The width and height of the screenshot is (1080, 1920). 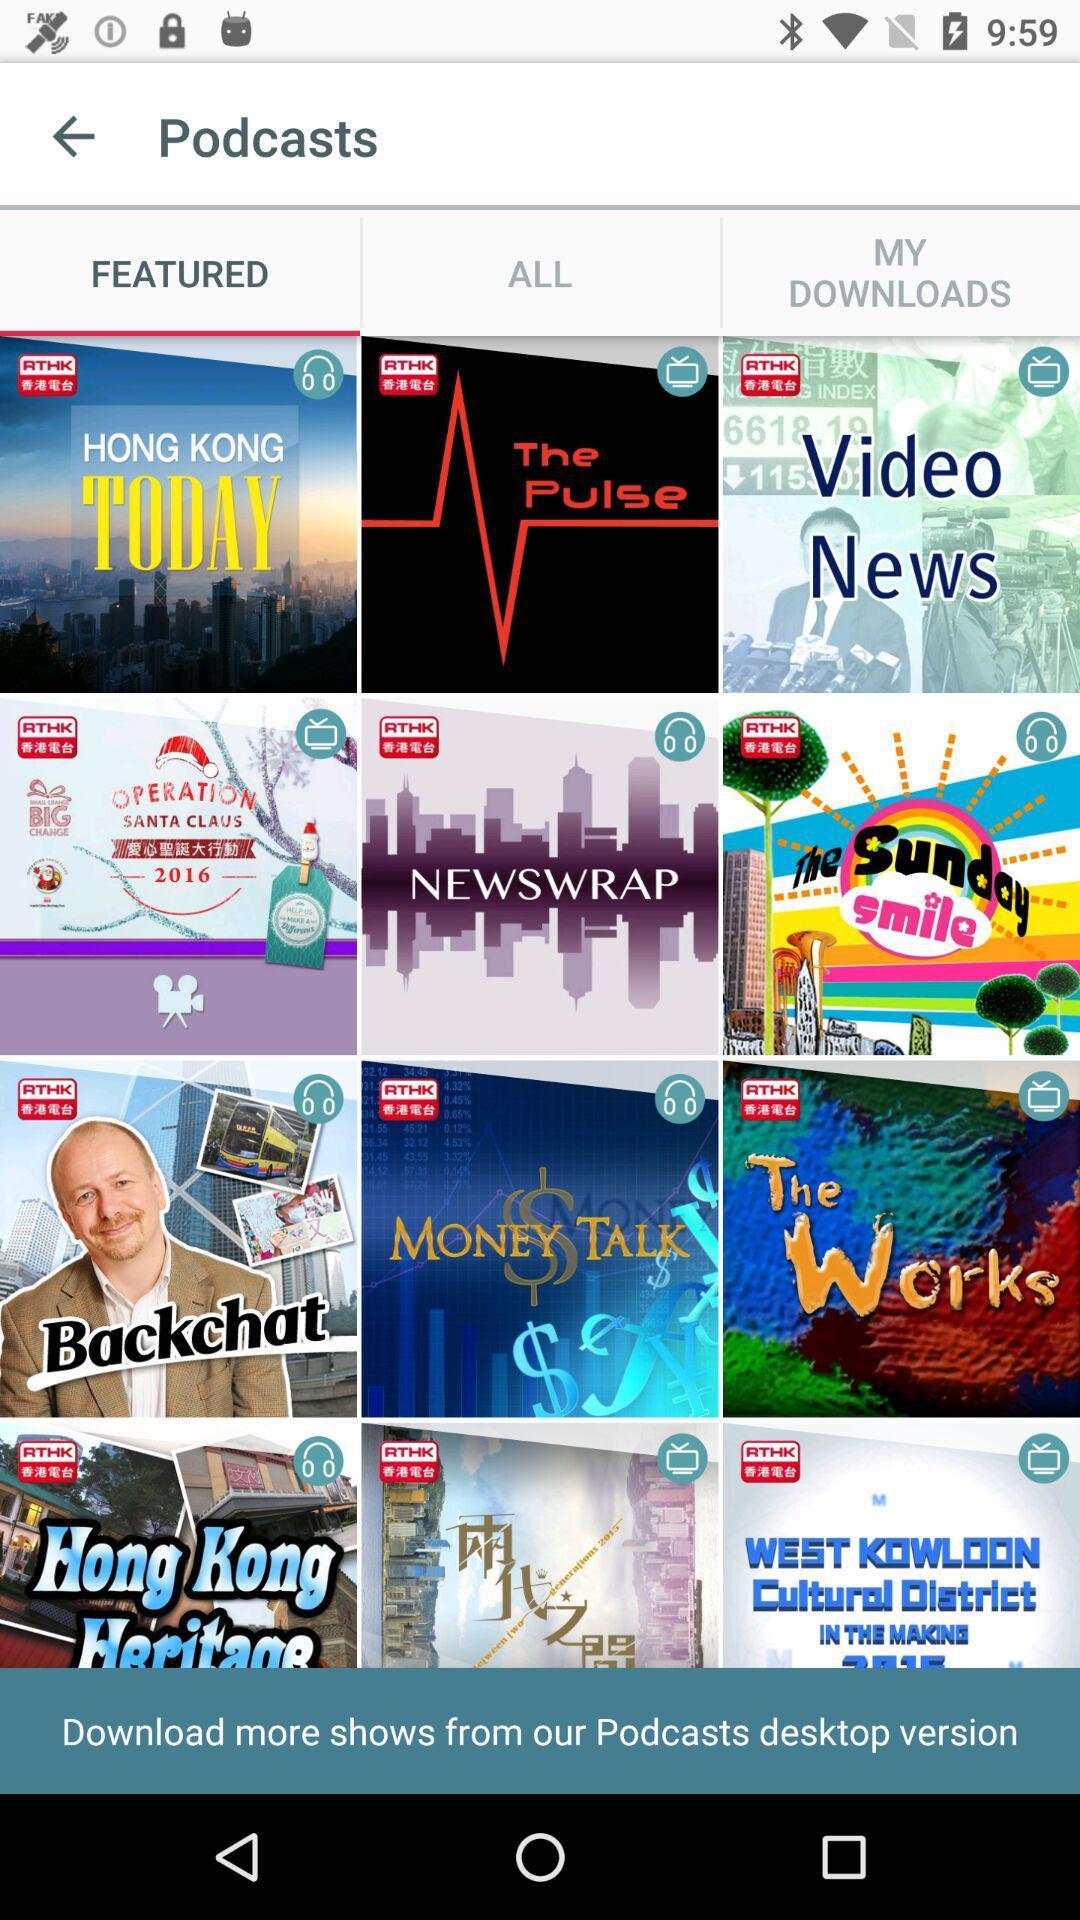 What do you see at coordinates (540, 876) in the screenshot?
I see `the image in which it says newswrap` at bounding box center [540, 876].